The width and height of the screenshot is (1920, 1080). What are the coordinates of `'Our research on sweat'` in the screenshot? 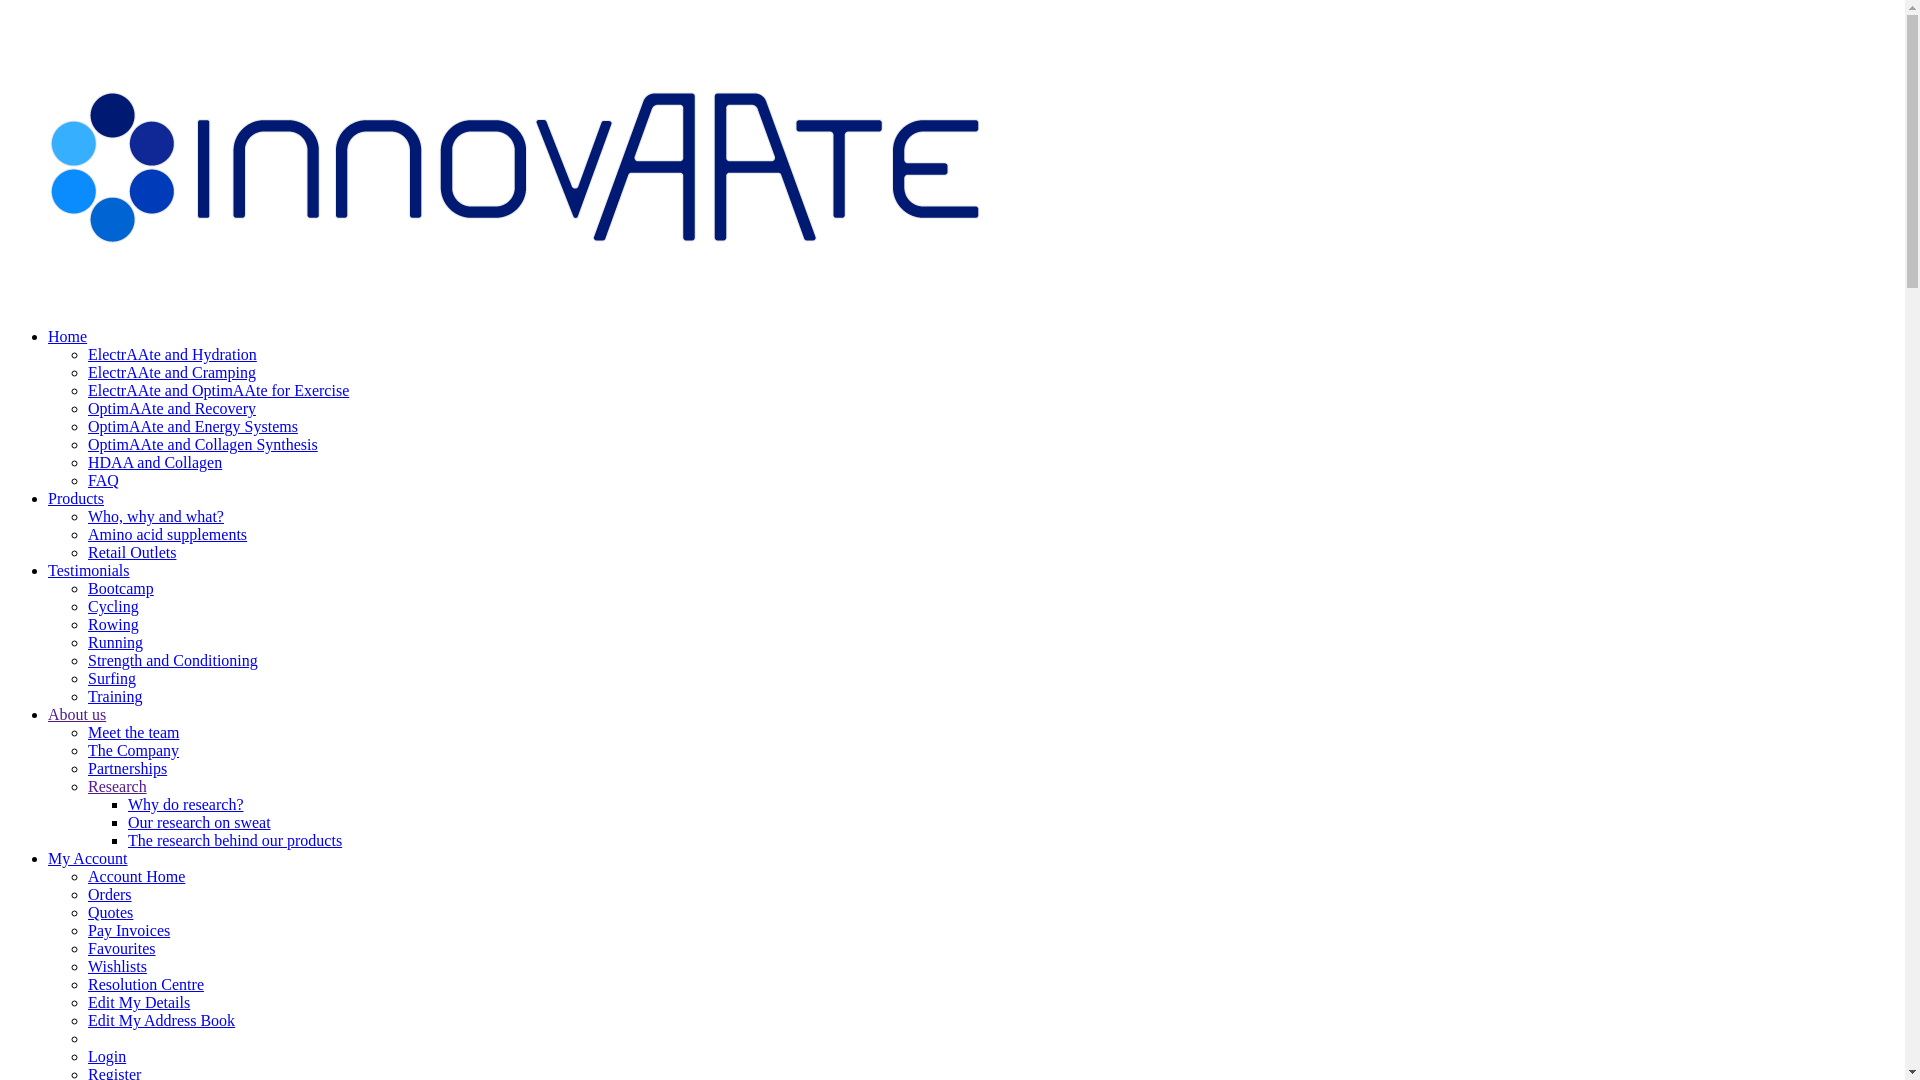 It's located at (199, 822).